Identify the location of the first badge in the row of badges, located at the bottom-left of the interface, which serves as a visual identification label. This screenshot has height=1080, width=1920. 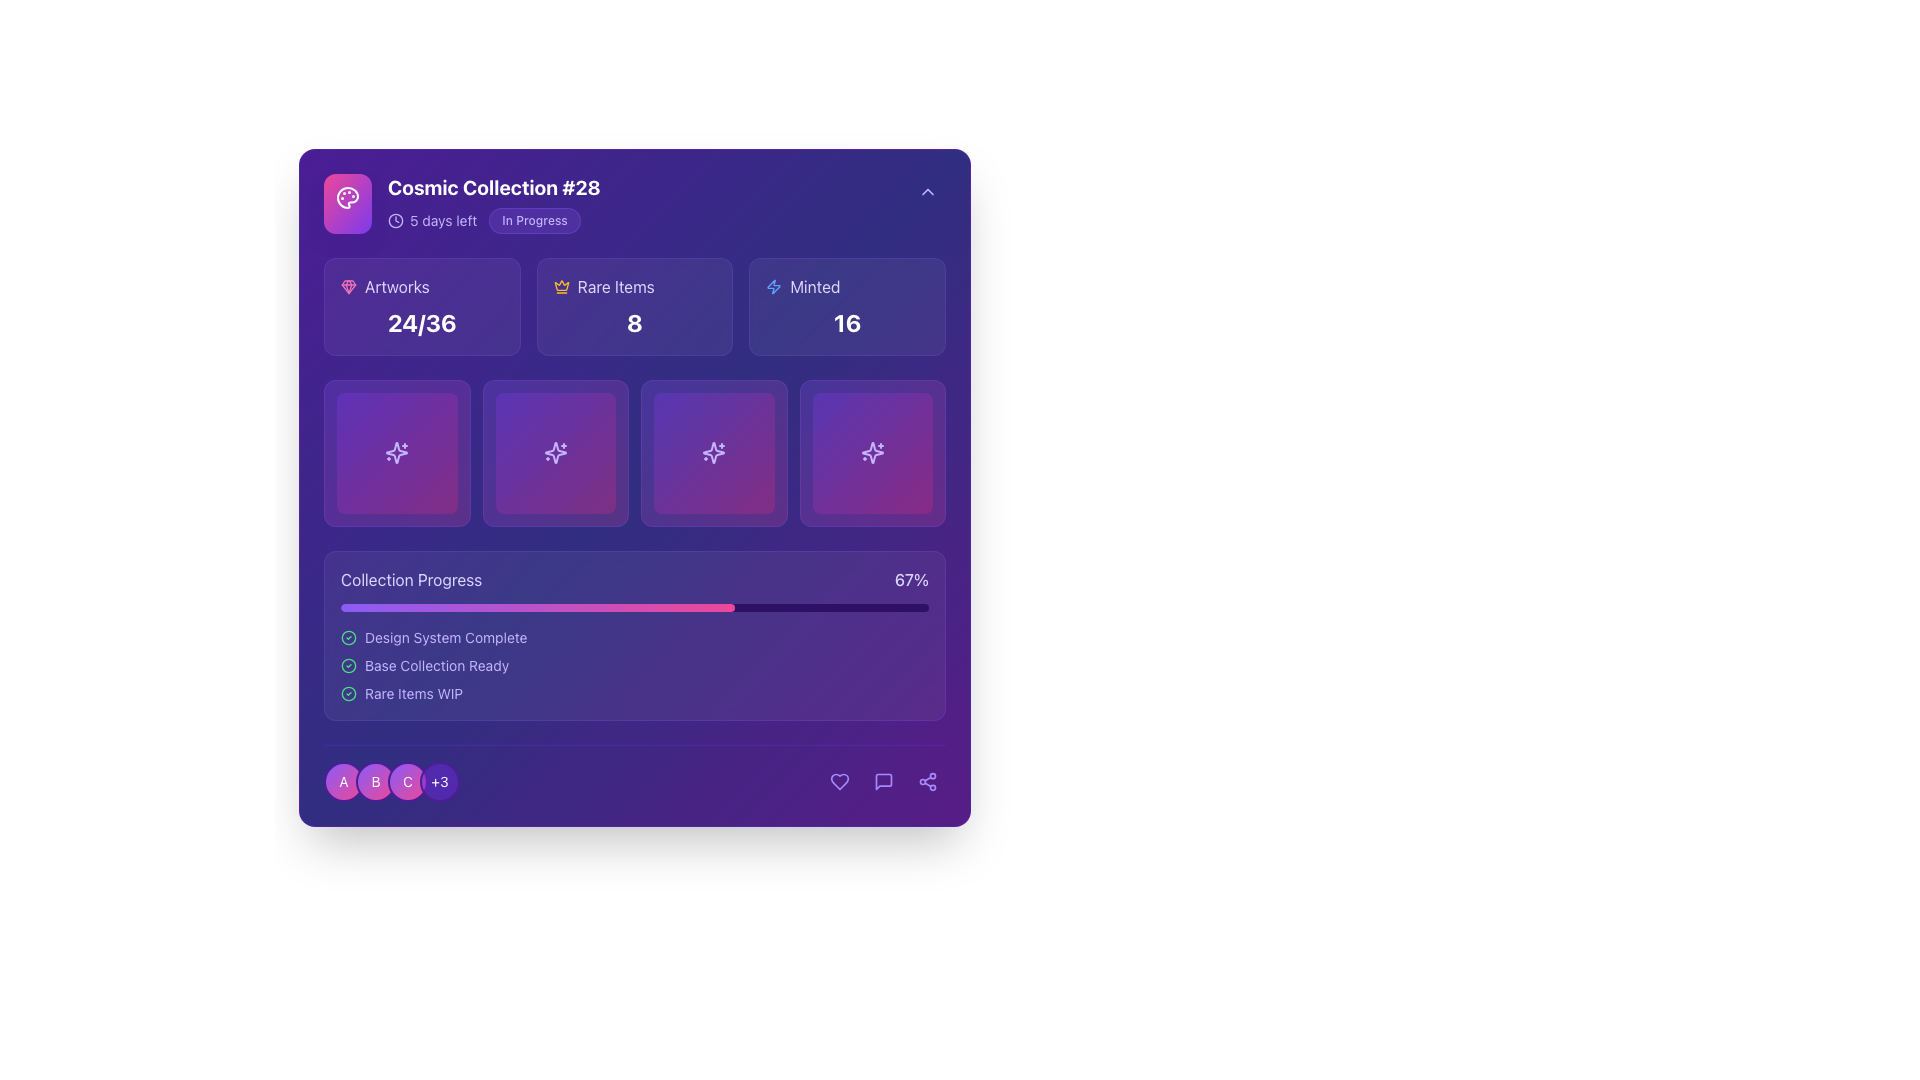
(344, 779).